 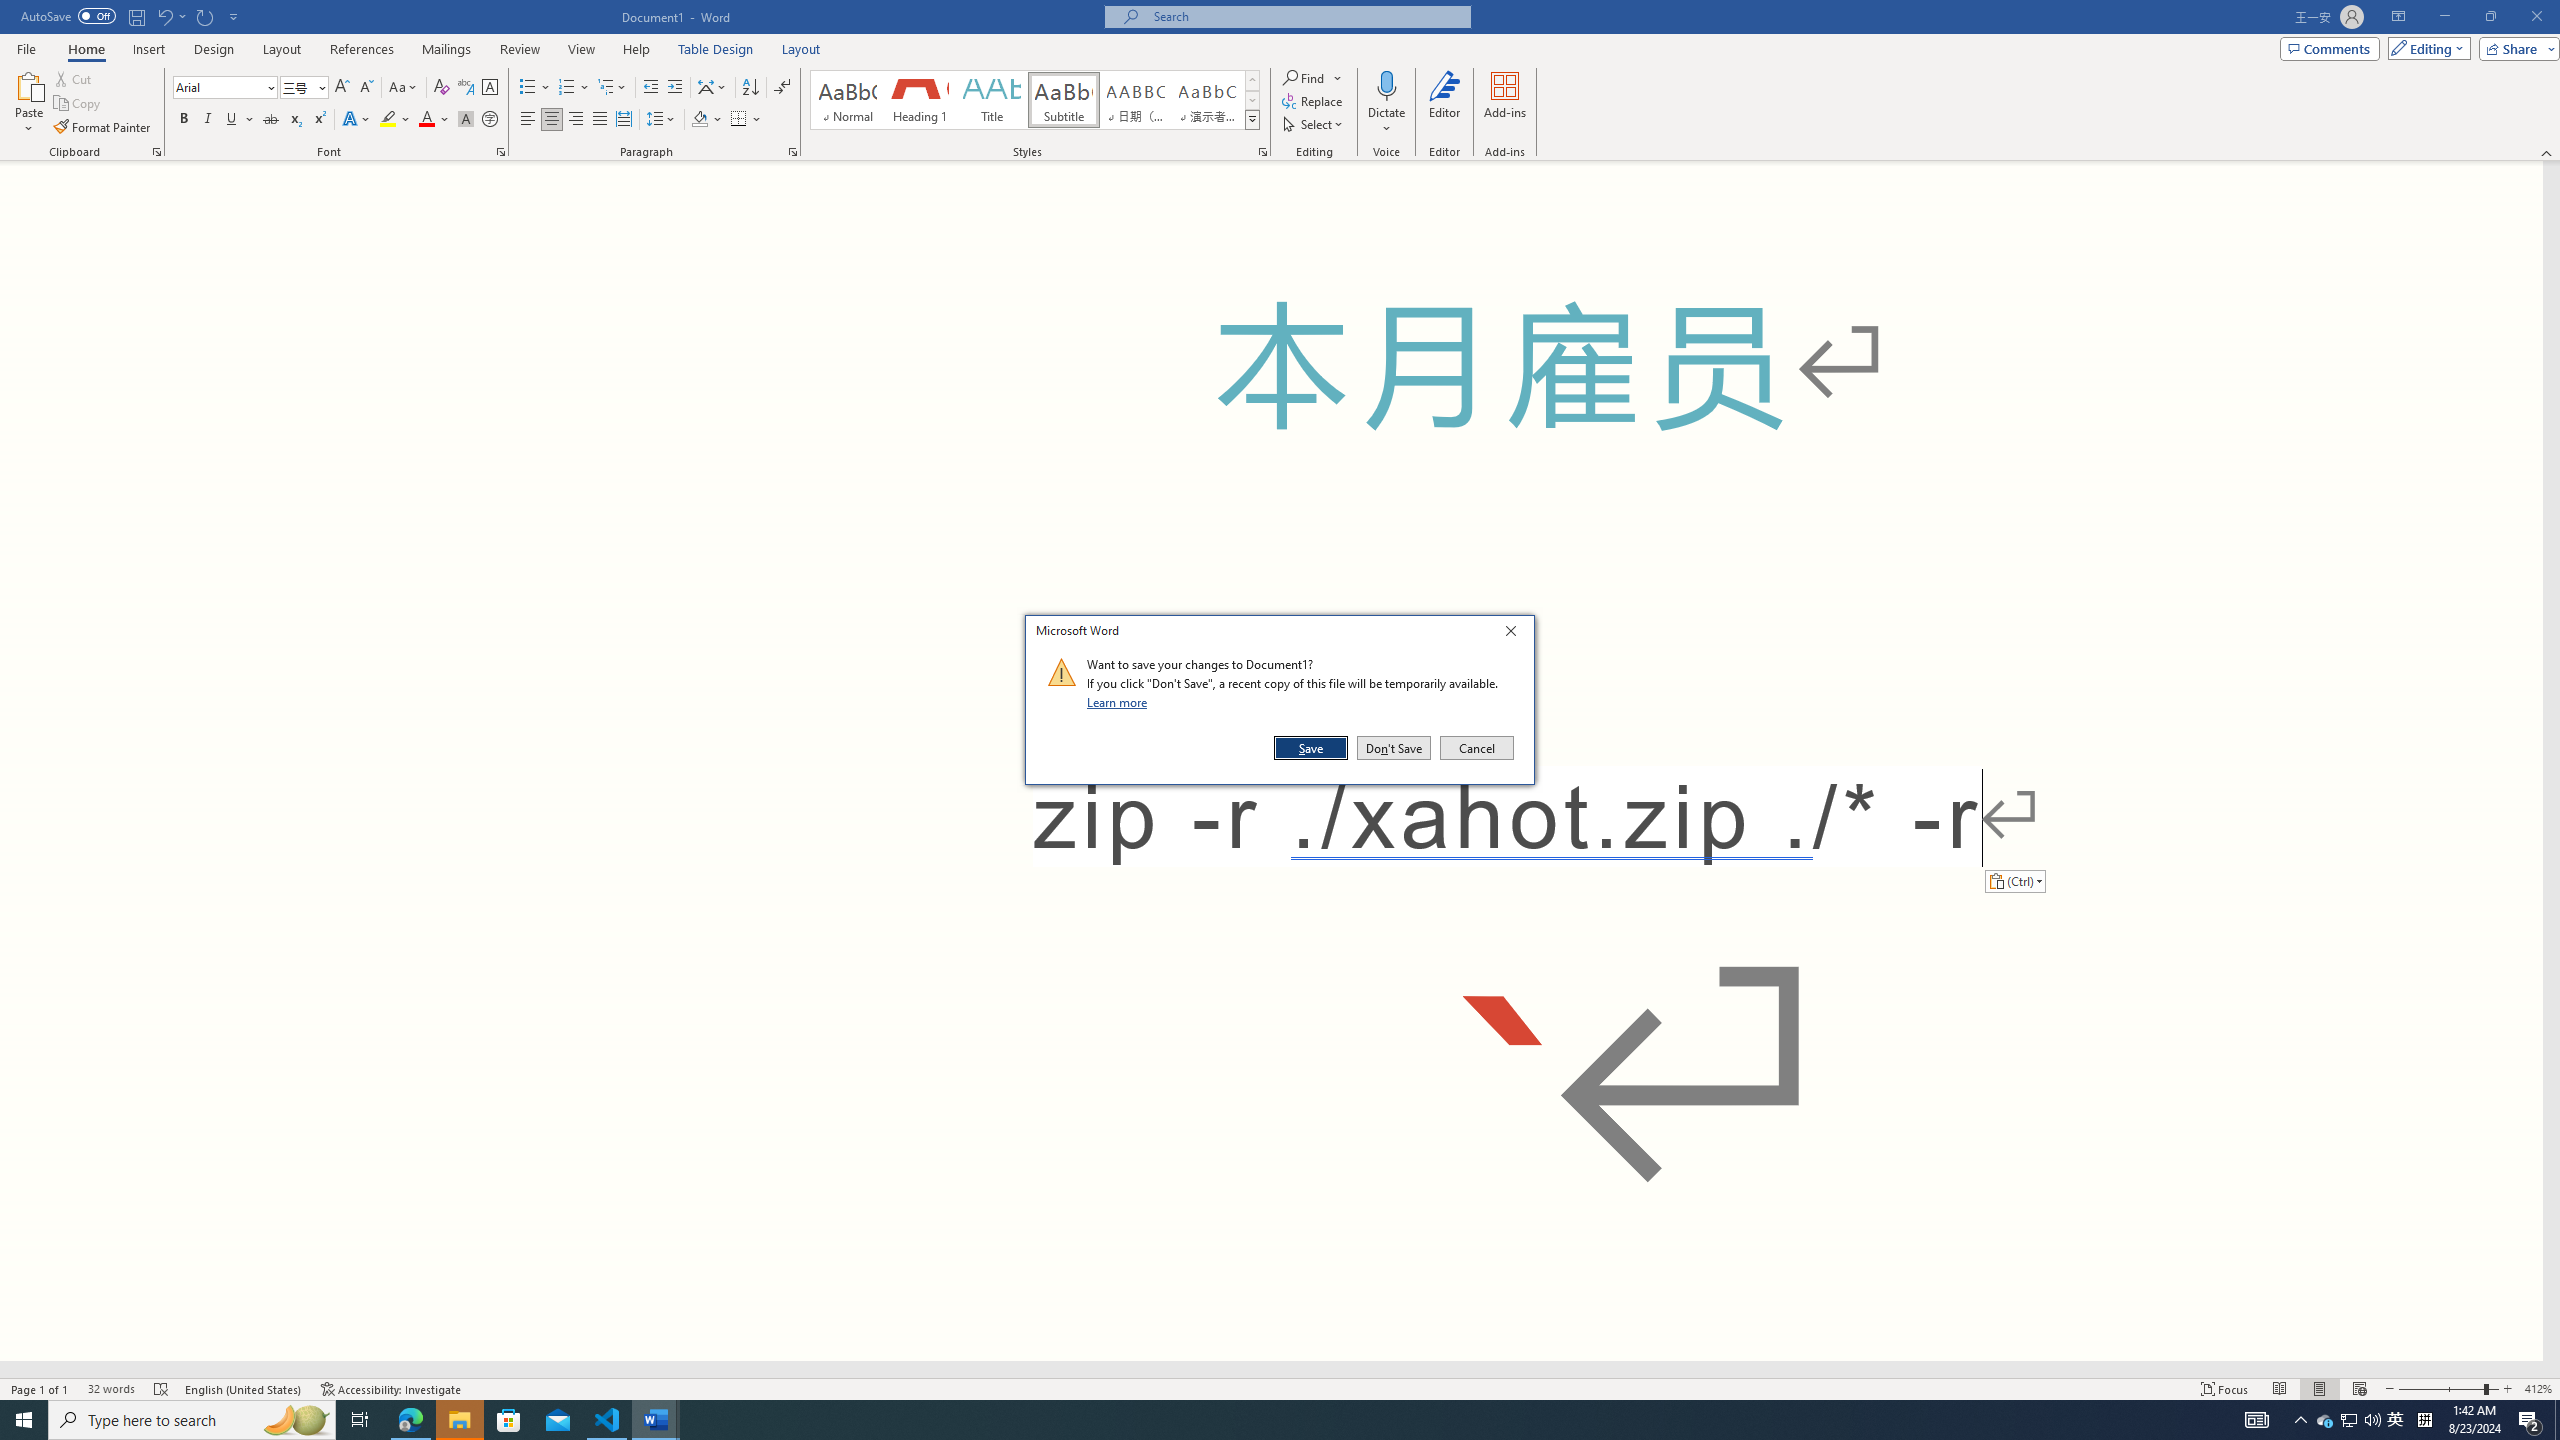 I want to click on 'Class: NetUIImage', so click(x=1061, y=671).